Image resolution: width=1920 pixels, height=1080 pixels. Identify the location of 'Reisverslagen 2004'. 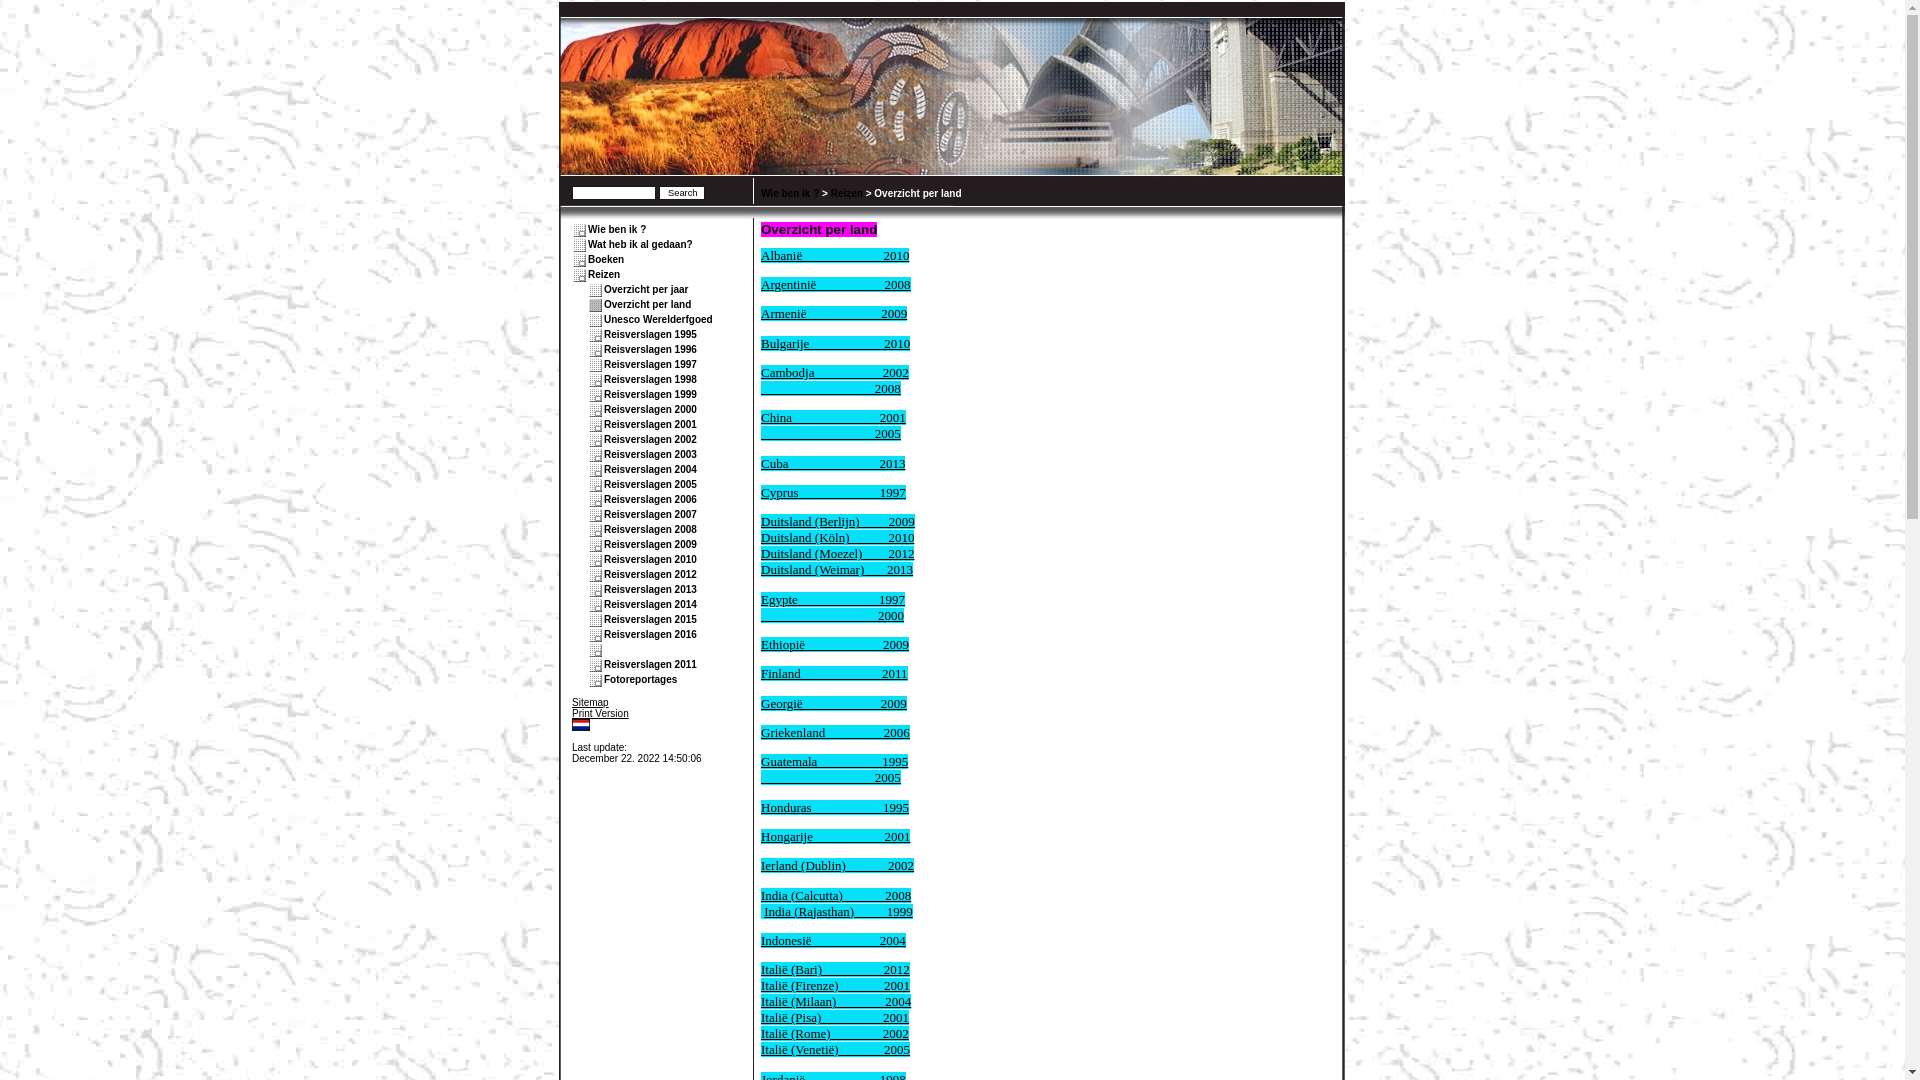
(650, 469).